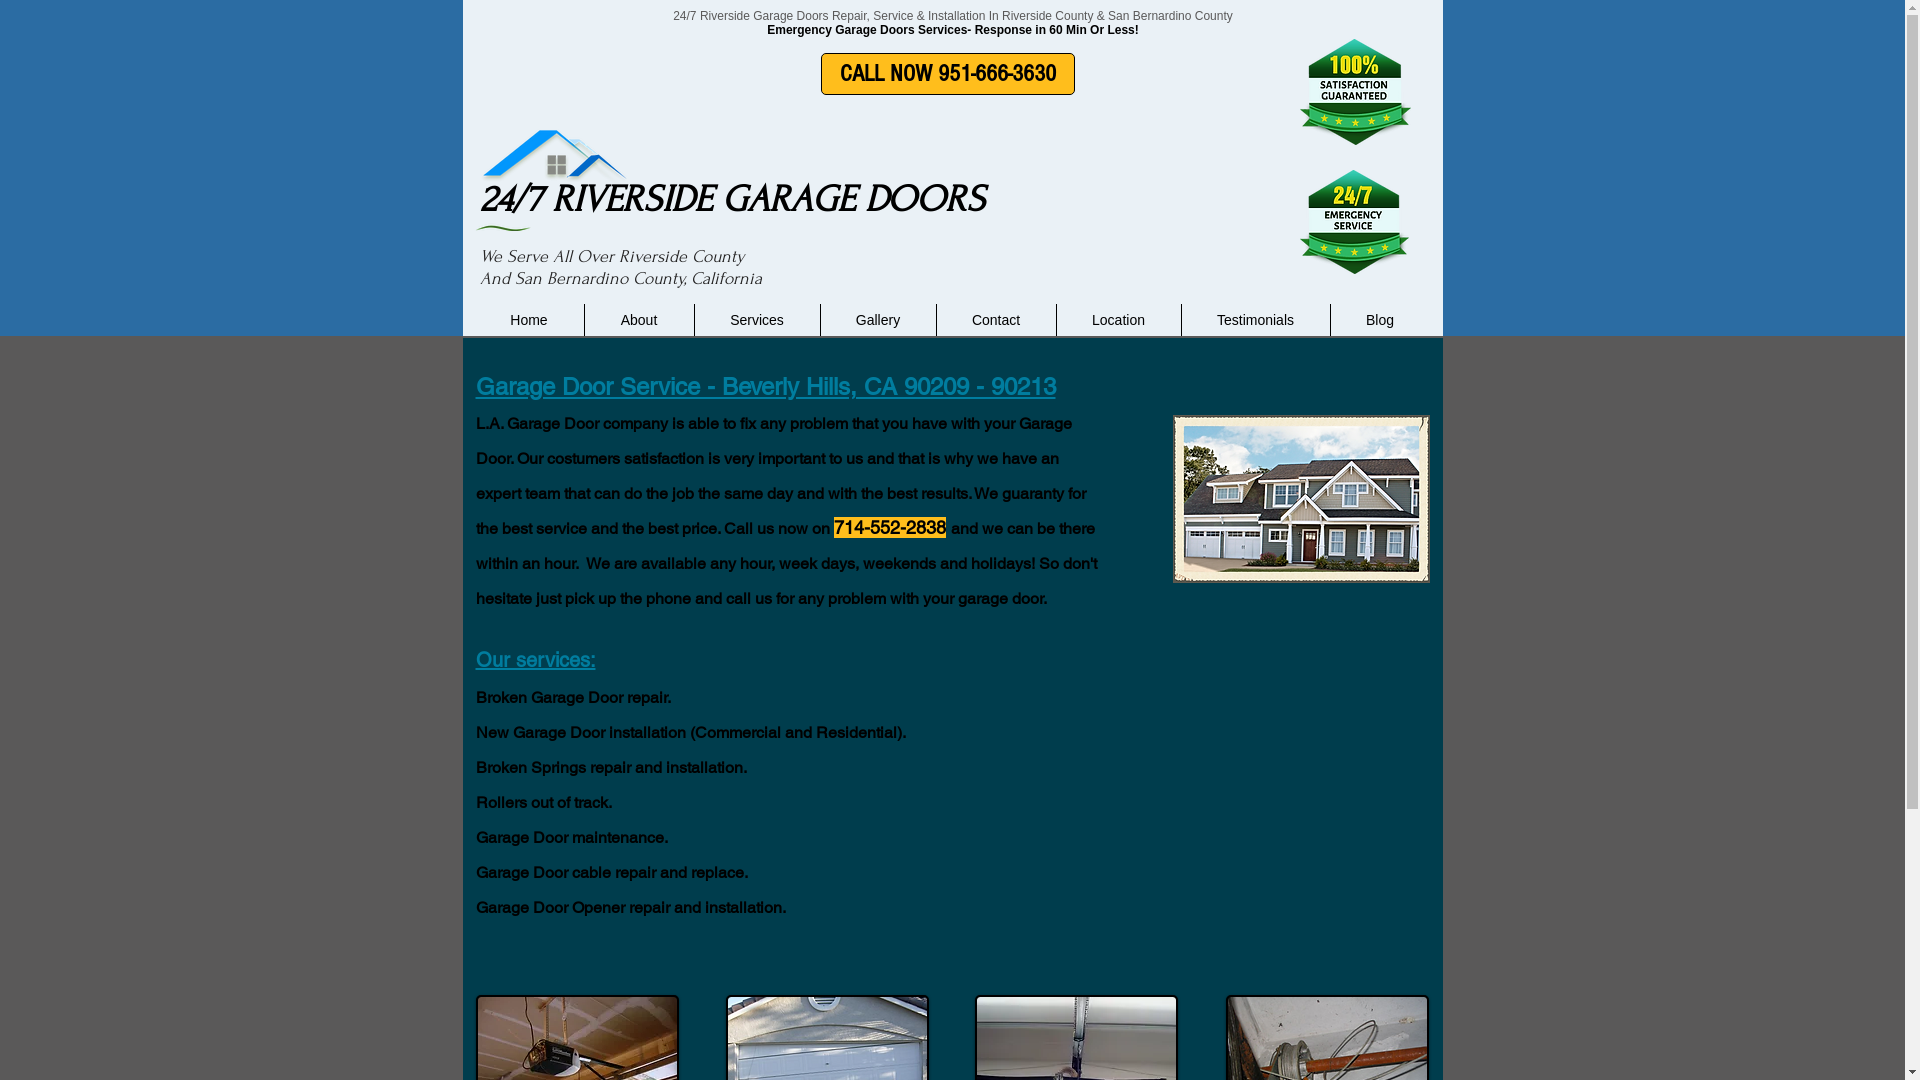 The image size is (1920, 1080). Describe the element at coordinates (1329, 319) in the screenshot. I see `'Blog'` at that location.